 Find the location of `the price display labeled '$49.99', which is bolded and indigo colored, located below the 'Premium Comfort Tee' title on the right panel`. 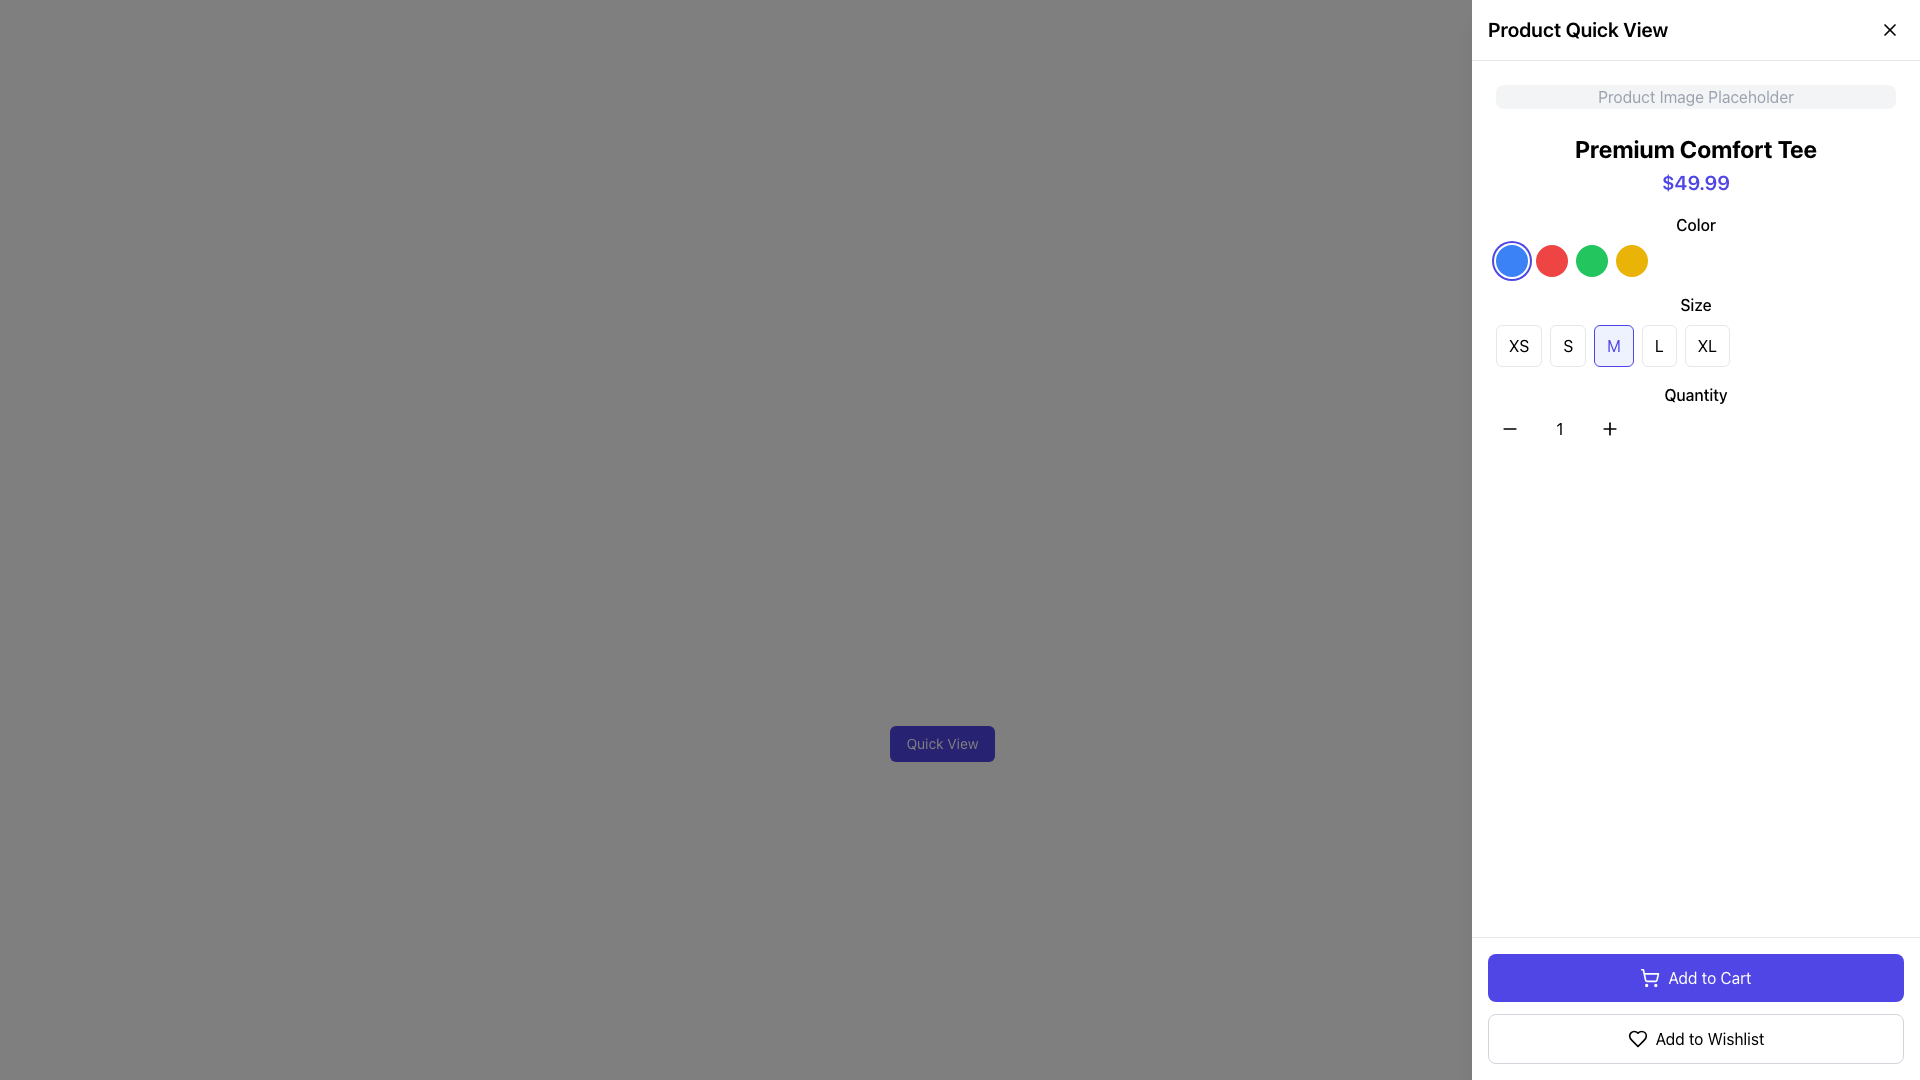

the price display labeled '$49.99', which is bolded and indigo colored, located below the 'Premium Comfort Tee' title on the right panel is located at coordinates (1694, 182).